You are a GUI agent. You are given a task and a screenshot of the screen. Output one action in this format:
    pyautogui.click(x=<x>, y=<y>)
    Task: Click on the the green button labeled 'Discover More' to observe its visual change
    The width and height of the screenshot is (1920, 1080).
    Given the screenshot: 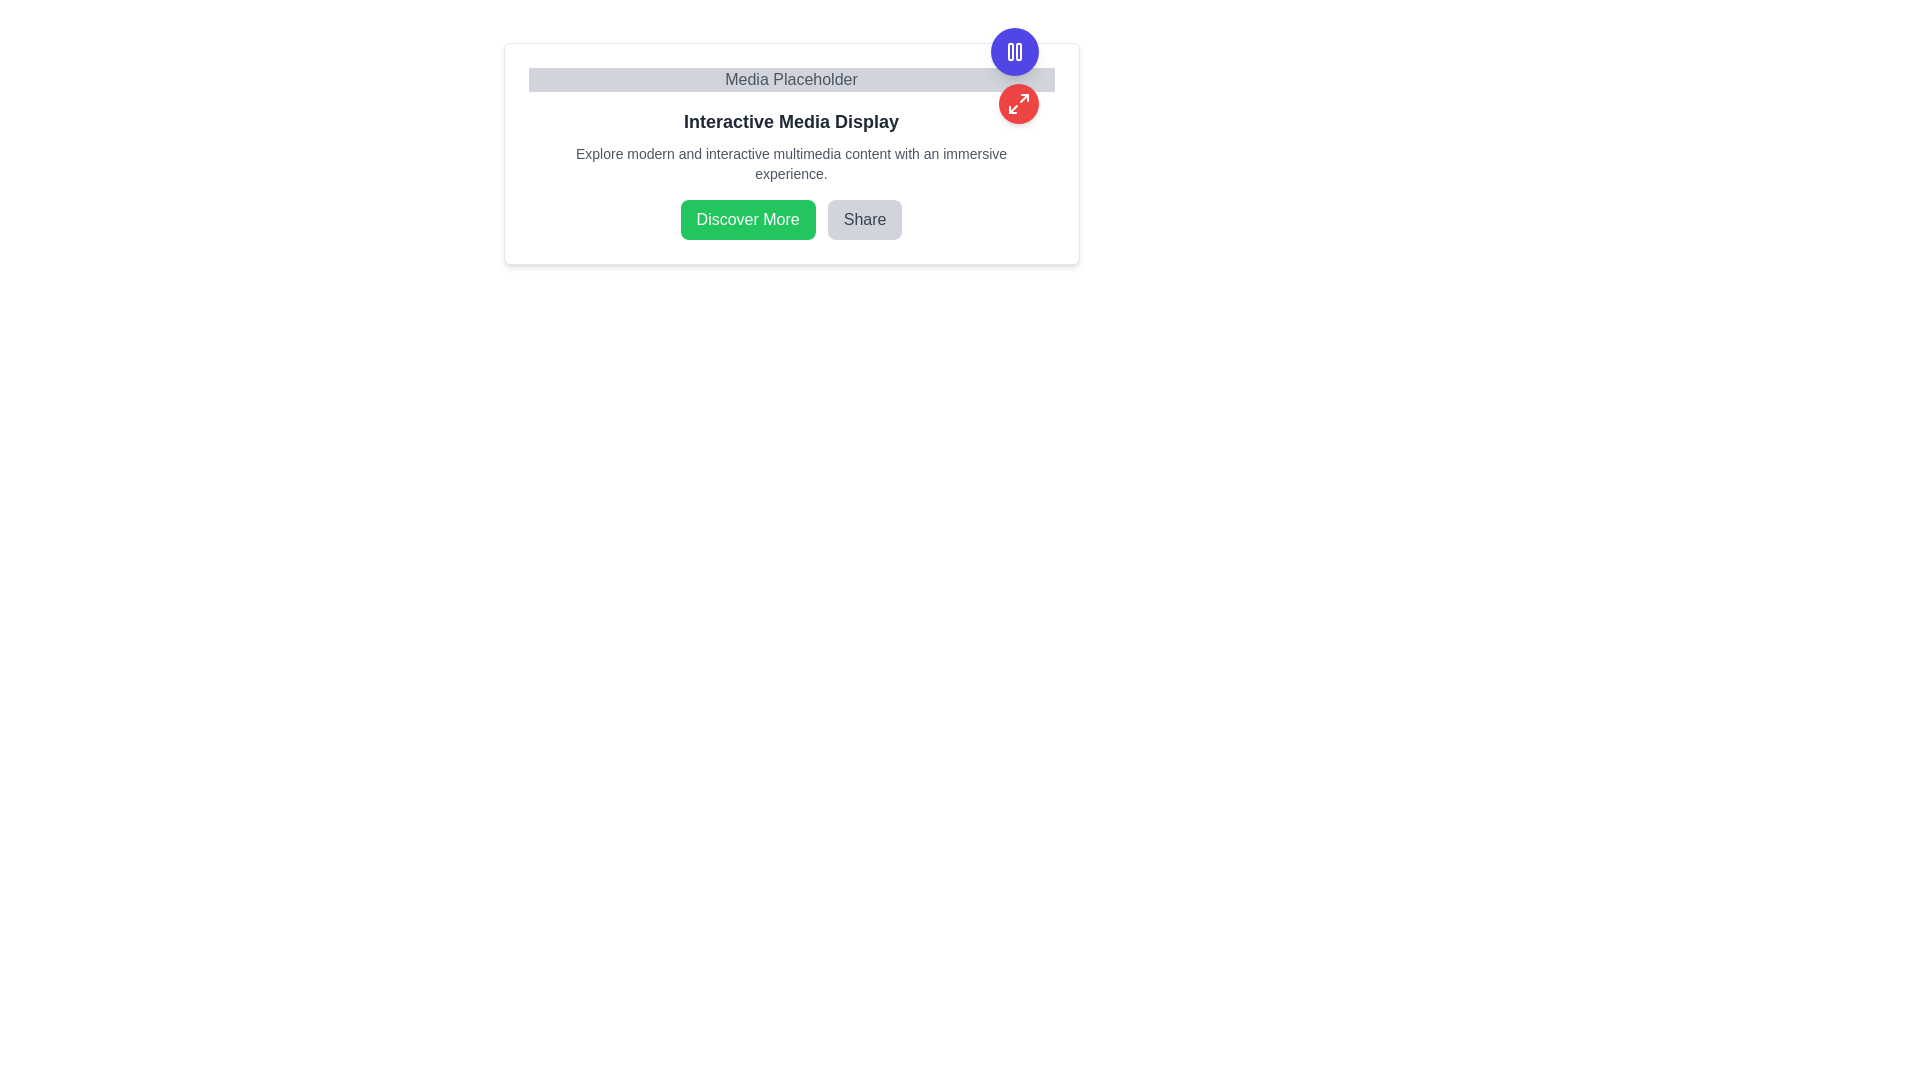 What is the action you would take?
    pyautogui.click(x=747, y=219)
    